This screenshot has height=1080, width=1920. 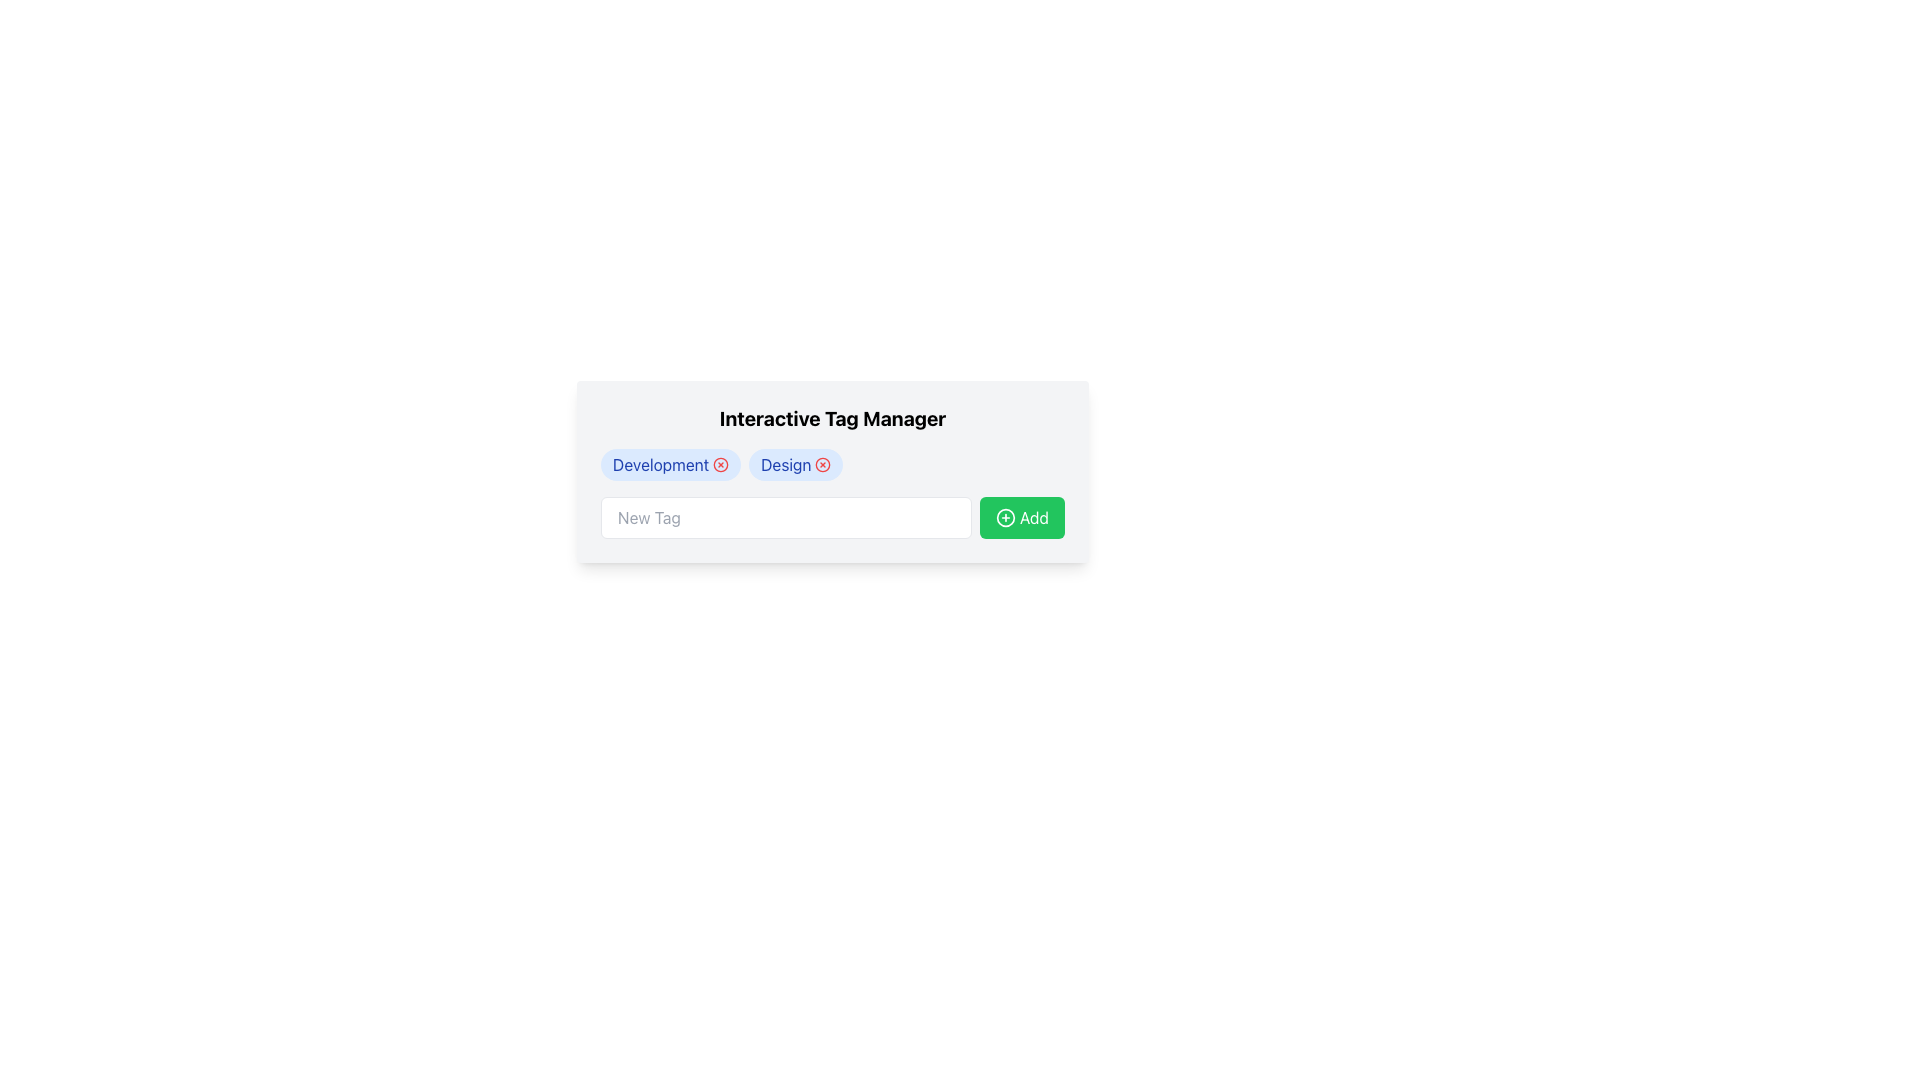 What do you see at coordinates (661, 465) in the screenshot?
I see `on the 'Development' tag in the 'Interactive Tag Manager' section` at bounding box center [661, 465].